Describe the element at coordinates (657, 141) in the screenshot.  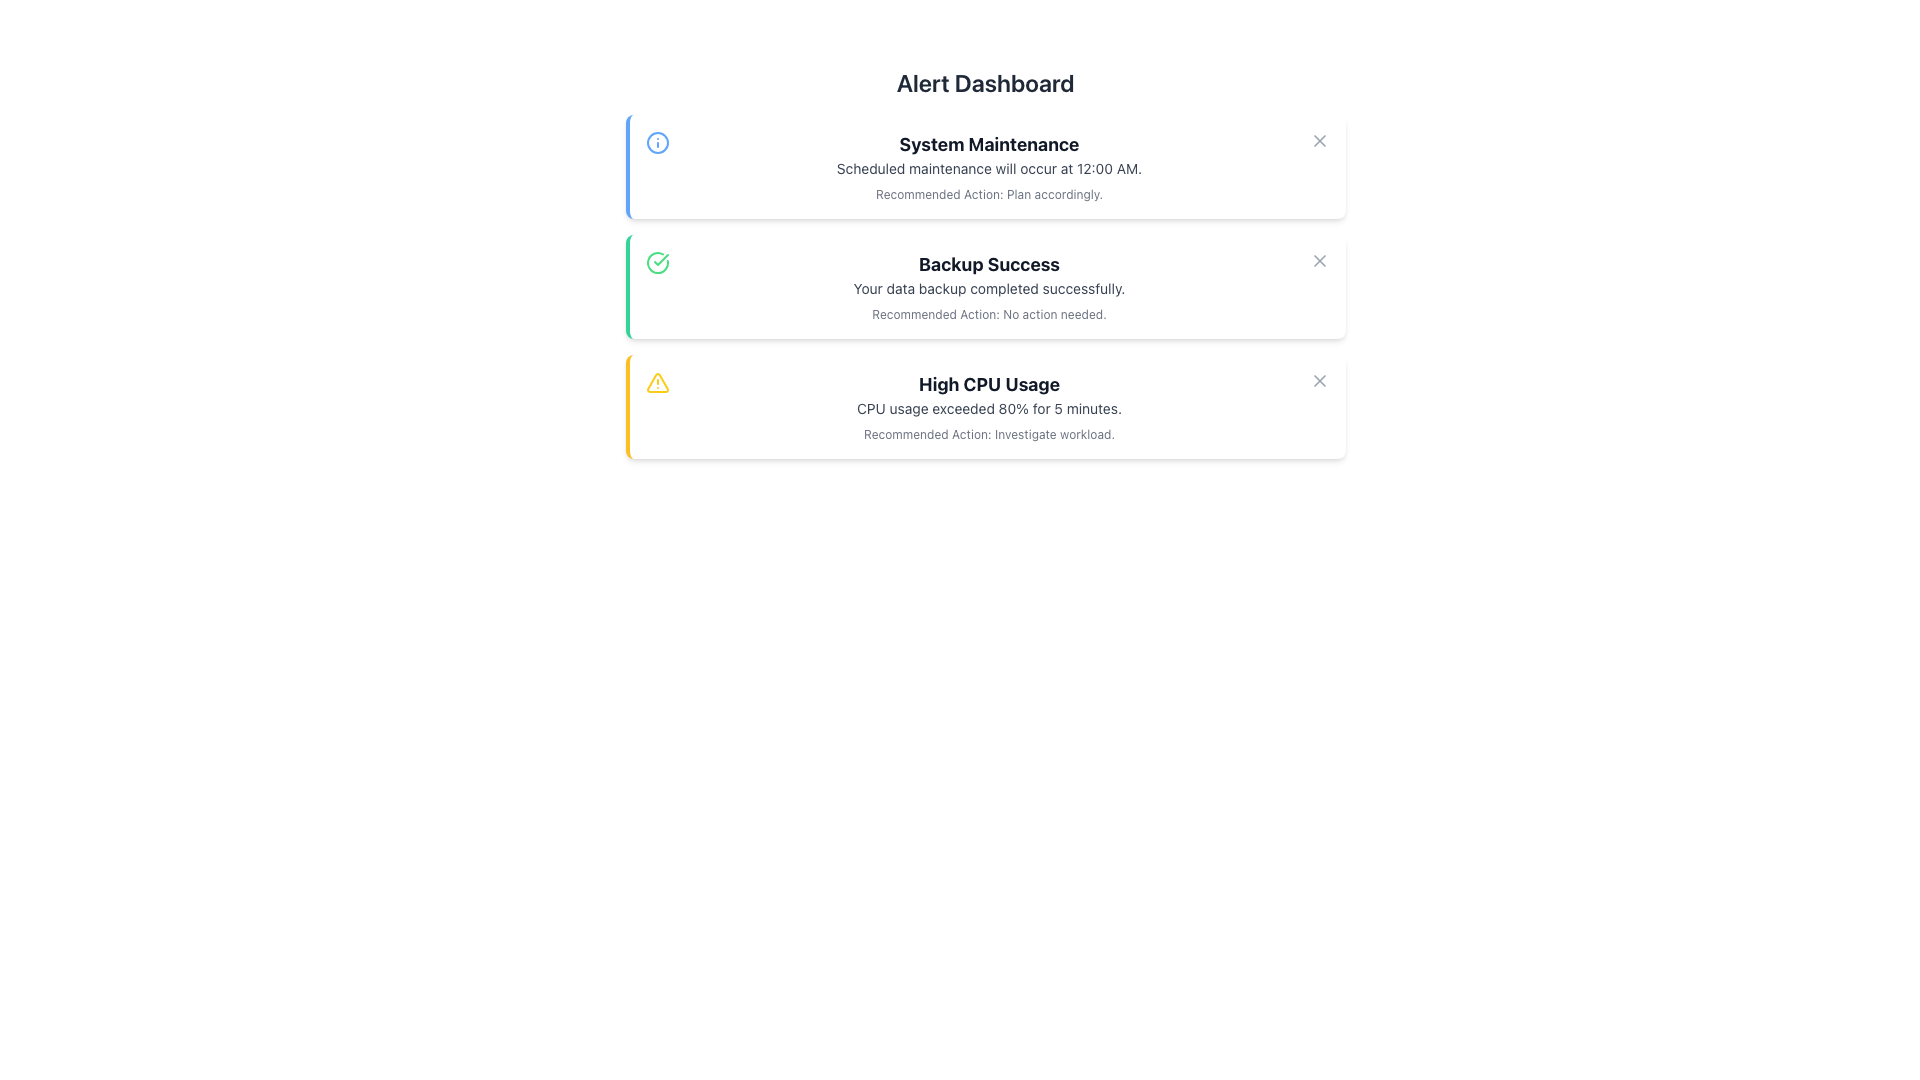
I see `the blue stroke circular SVG icon representing the information symbol located to the left of the 'System Maintenance' text in the alert` at that location.